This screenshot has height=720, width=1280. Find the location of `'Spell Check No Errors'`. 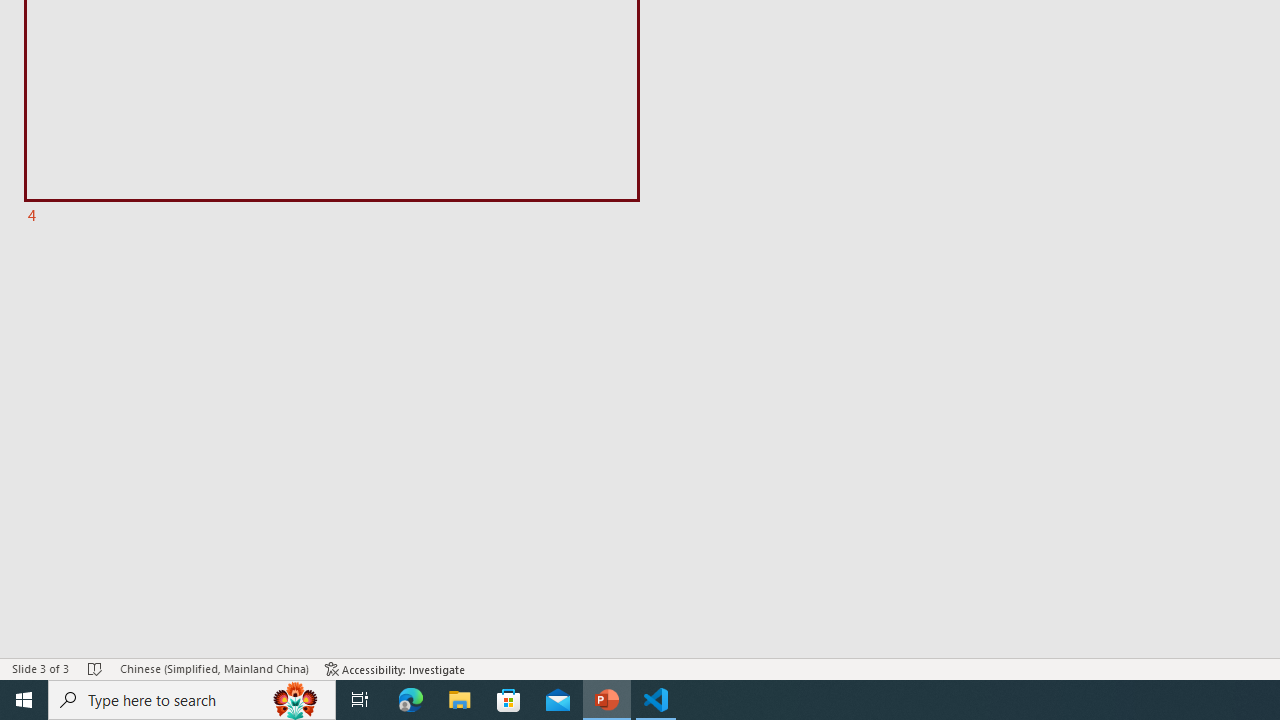

'Spell Check No Errors' is located at coordinates (95, 669).